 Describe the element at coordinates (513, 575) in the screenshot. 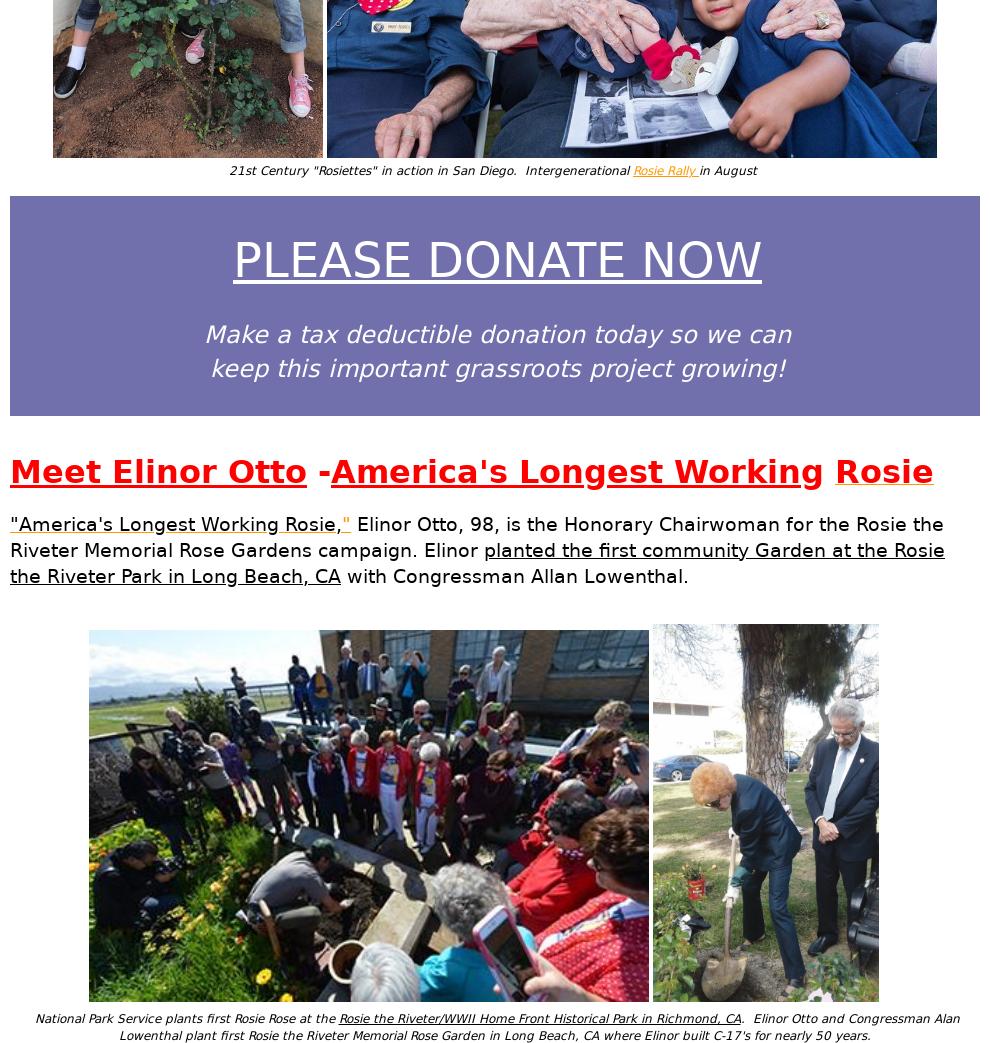

I see `'with Congressman Allan Lowenthal.'` at that location.